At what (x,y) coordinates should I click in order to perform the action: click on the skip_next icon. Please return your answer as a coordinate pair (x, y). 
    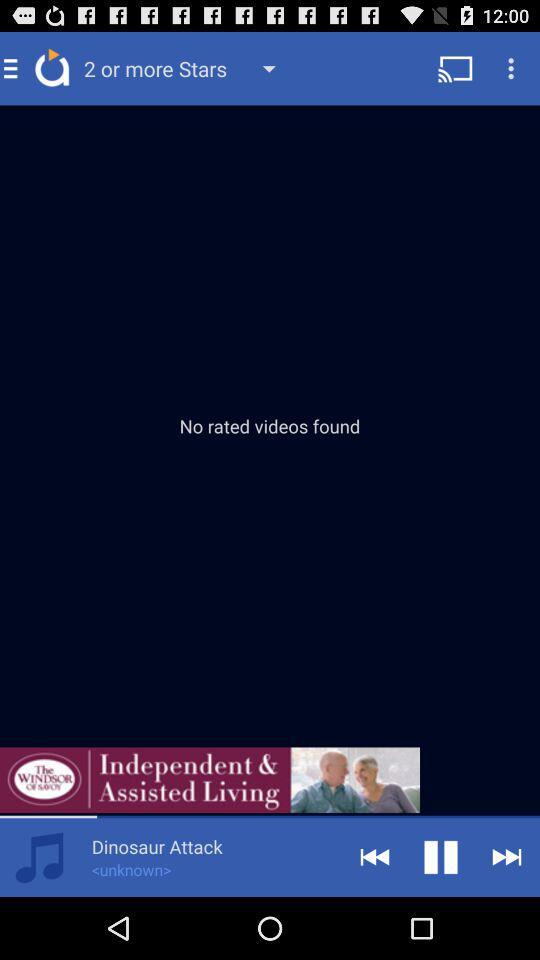
    Looking at the image, I should click on (507, 917).